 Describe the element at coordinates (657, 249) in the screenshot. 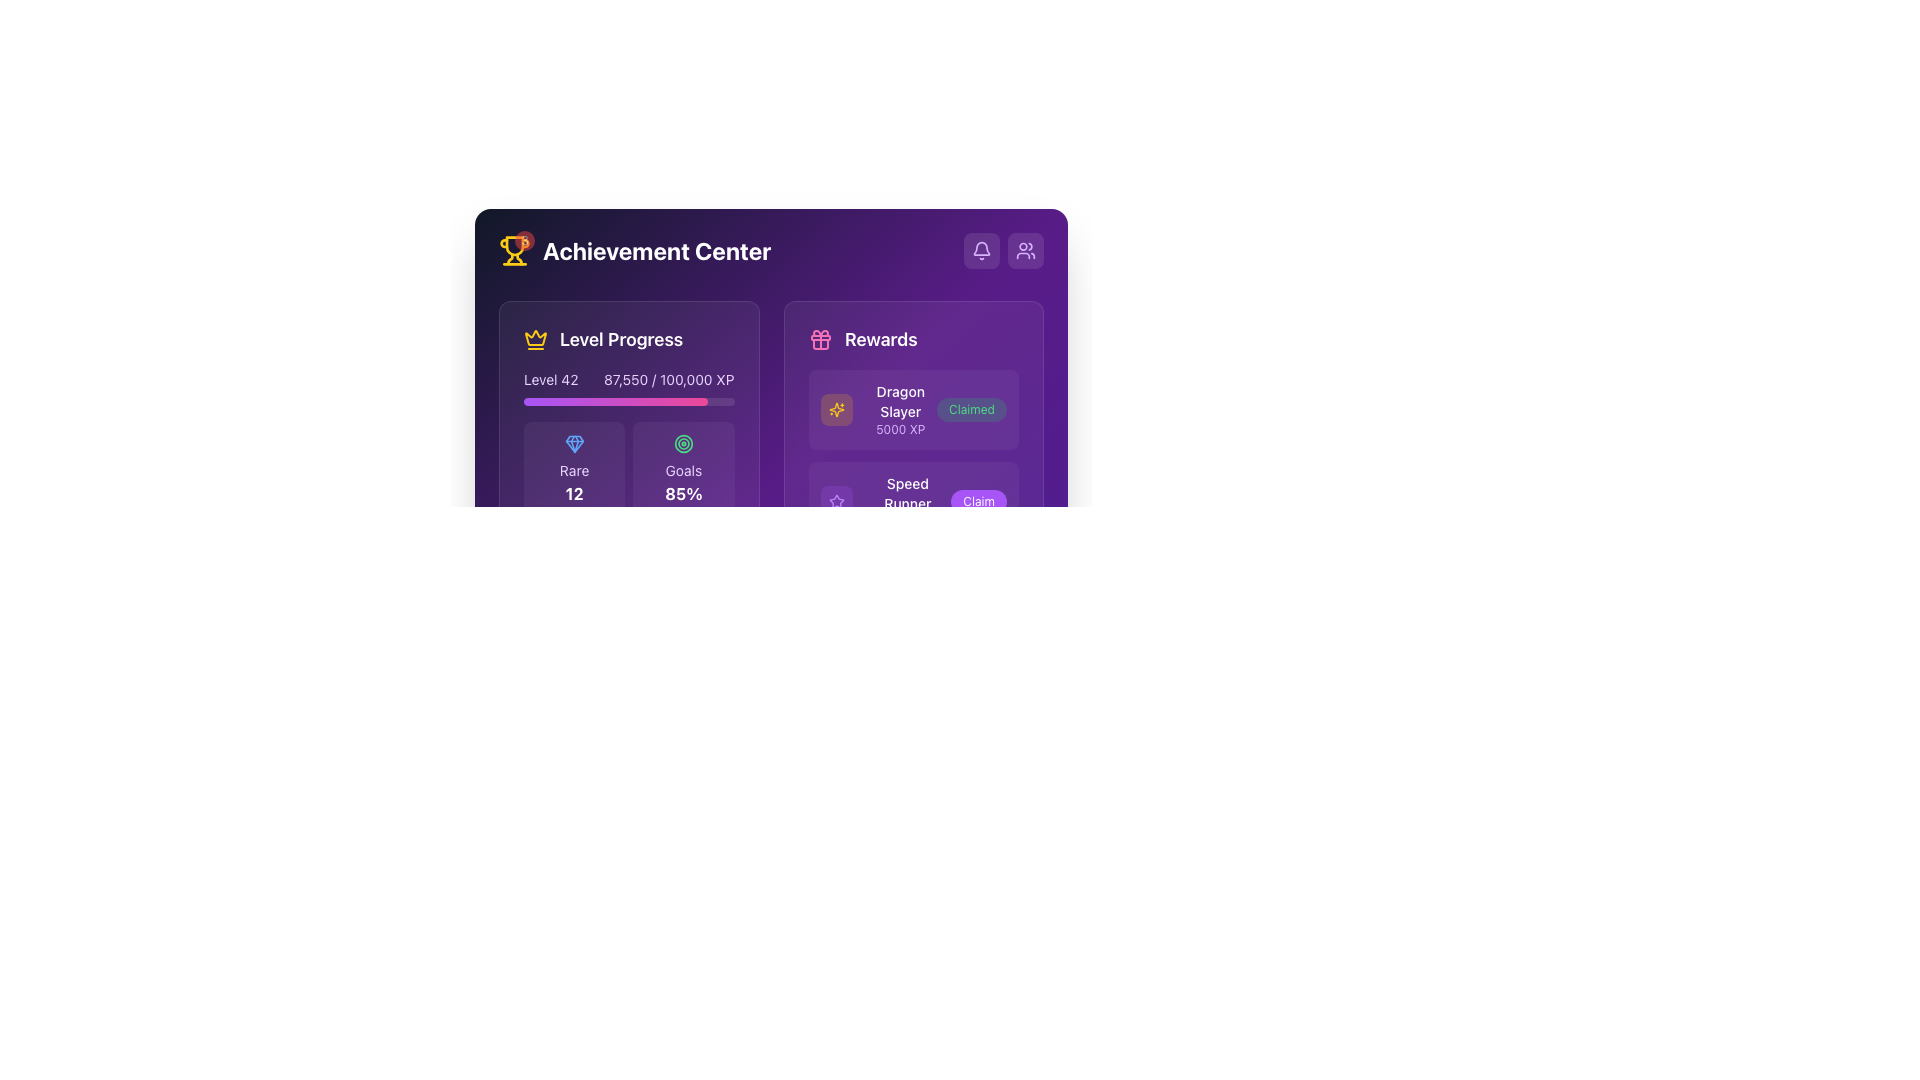

I see `the Text Label that serves as the header for the 'Achievement Center', located near a trophy icon and accompanied by a numeric badge` at that location.